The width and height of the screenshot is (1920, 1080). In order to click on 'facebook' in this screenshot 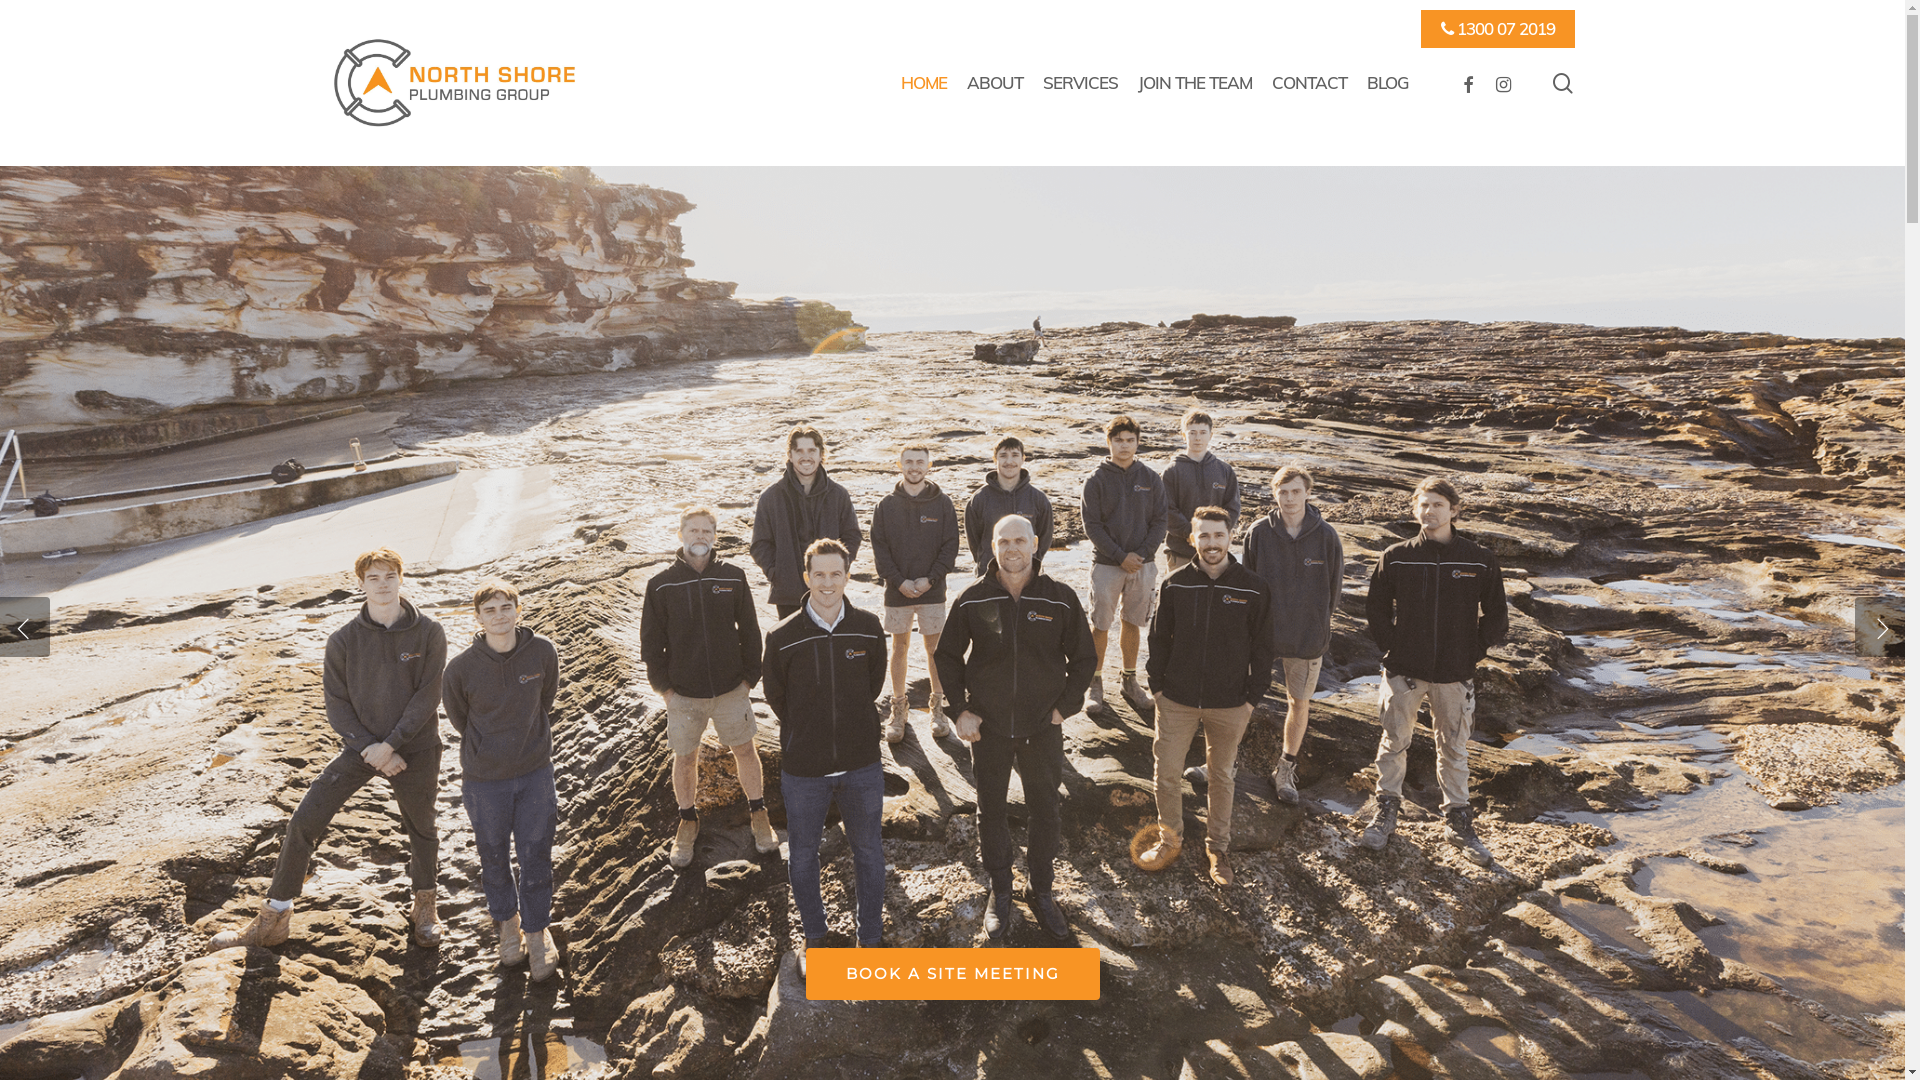, I will do `click(1467, 82)`.